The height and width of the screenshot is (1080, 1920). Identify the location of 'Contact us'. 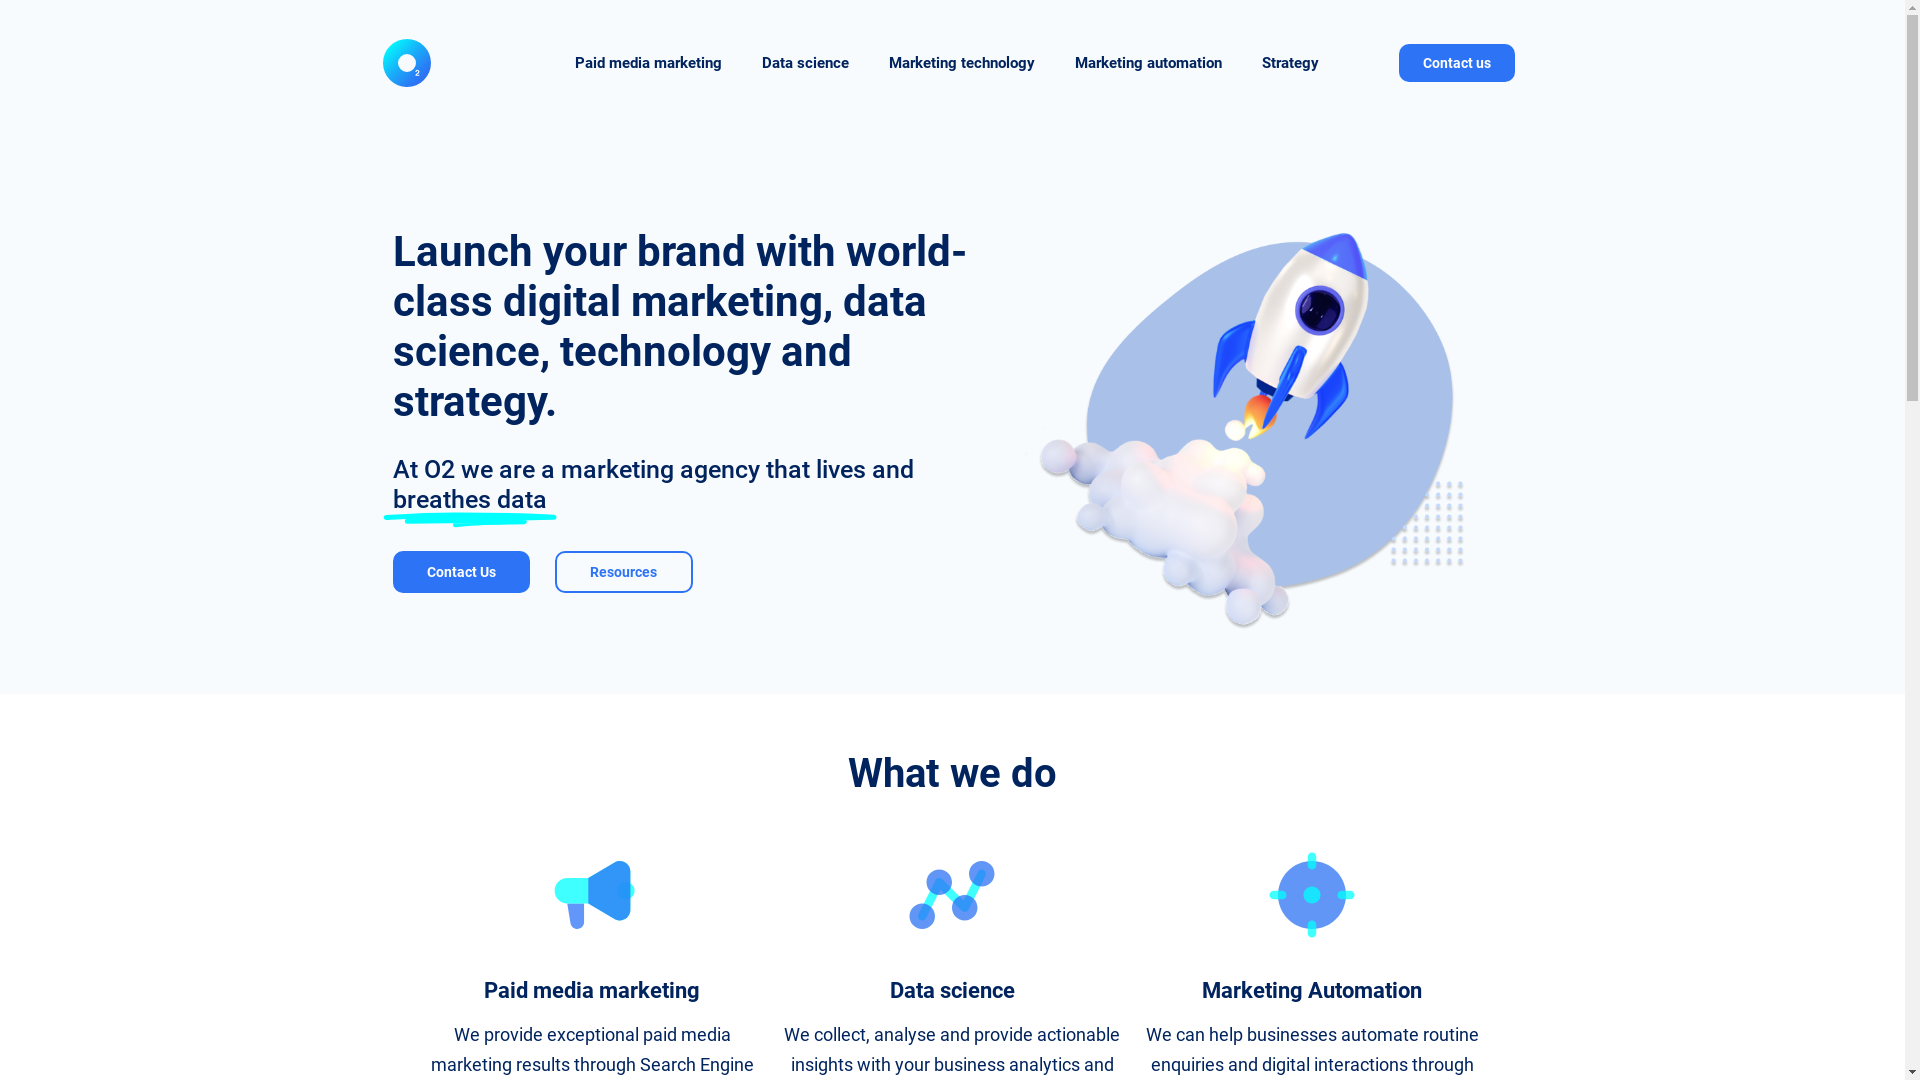
(1457, 61).